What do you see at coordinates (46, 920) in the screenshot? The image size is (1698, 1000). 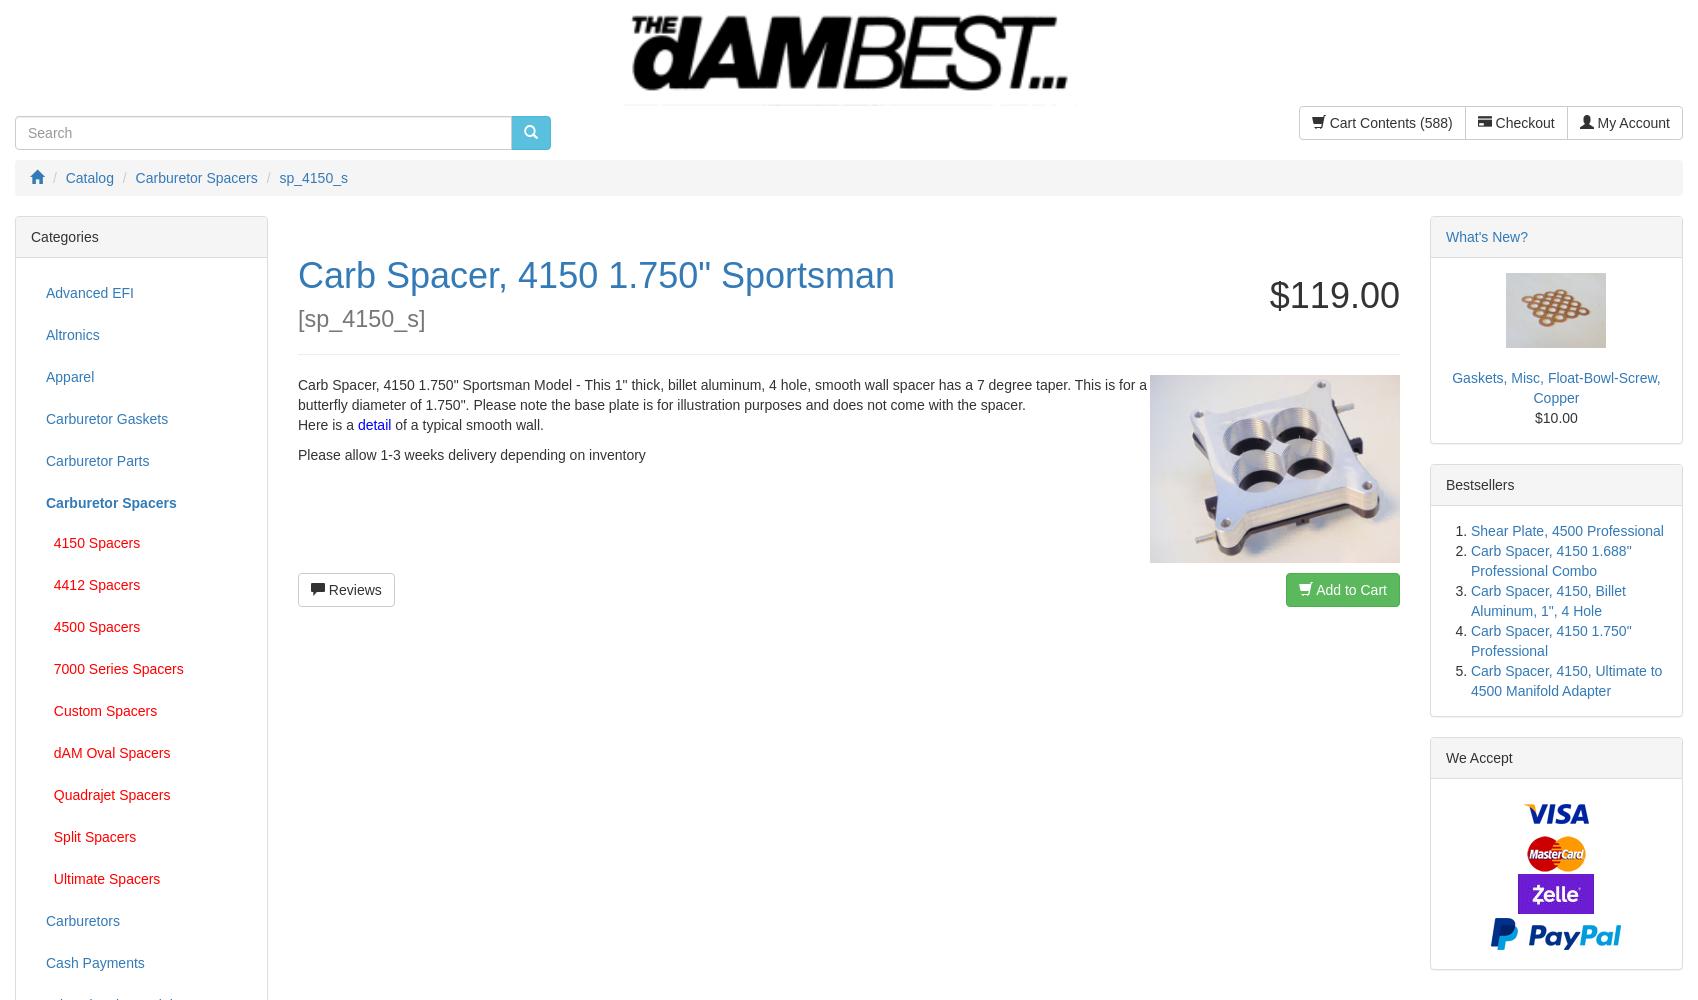 I see `'Carburetors'` at bounding box center [46, 920].